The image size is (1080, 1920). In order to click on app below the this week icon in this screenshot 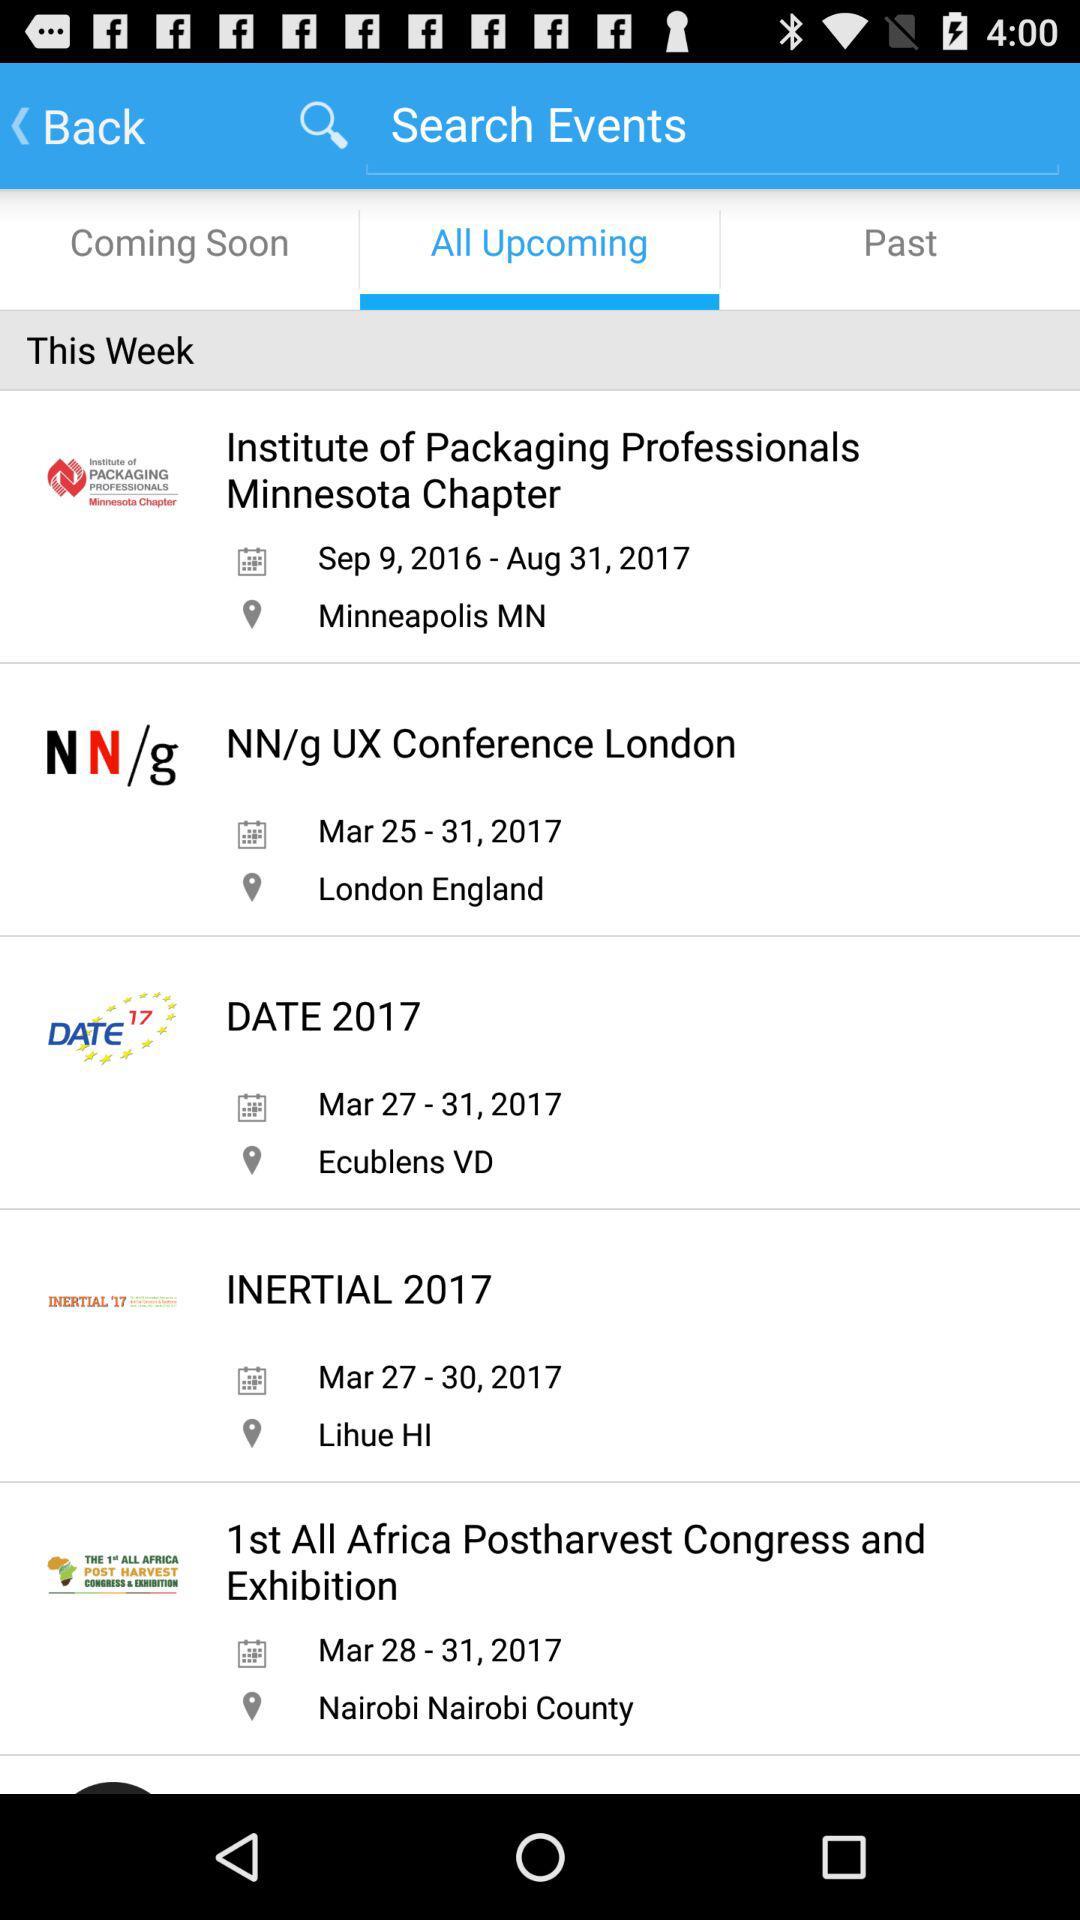, I will do `click(609, 468)`.